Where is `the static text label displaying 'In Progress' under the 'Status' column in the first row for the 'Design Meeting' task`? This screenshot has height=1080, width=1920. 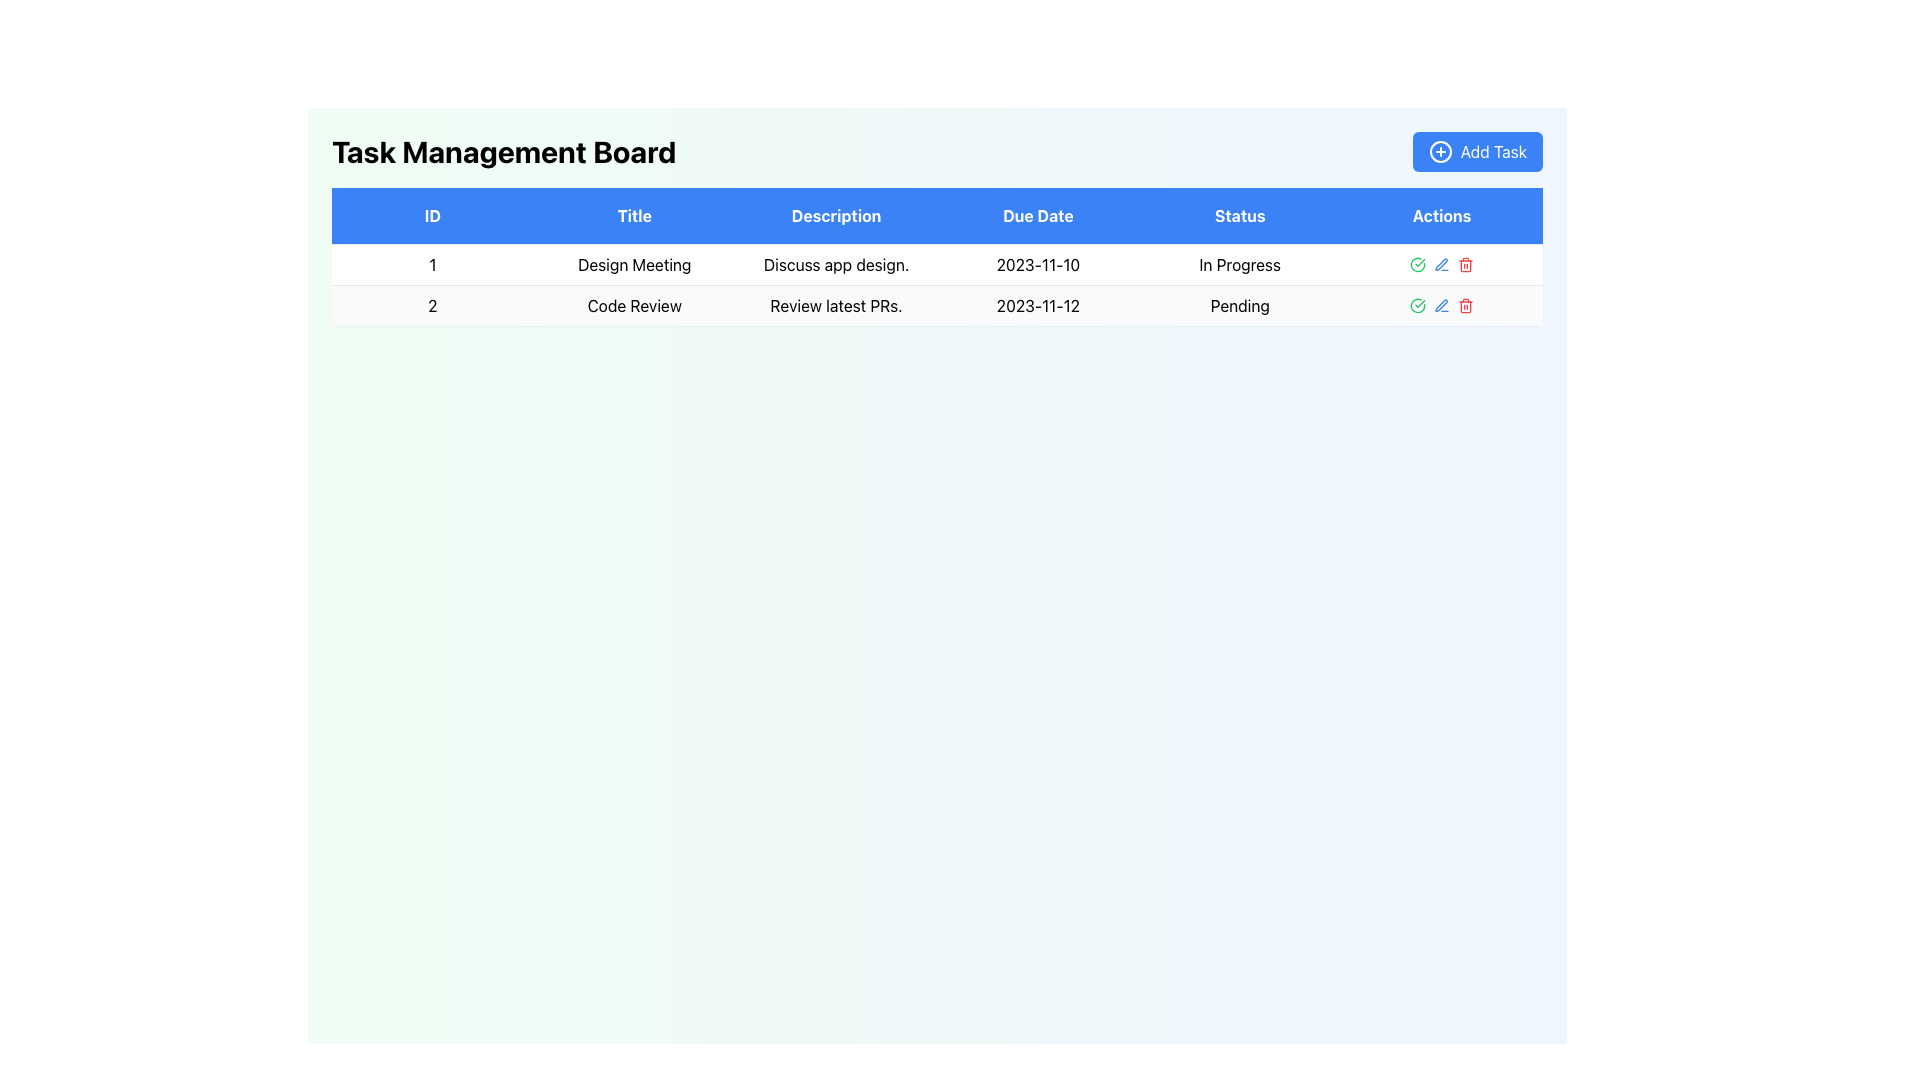
the static text label displaying 'In Progress' under the 'Status' column in the first row for the 'Design Meeting' task is located at coordinates (1239, 264).